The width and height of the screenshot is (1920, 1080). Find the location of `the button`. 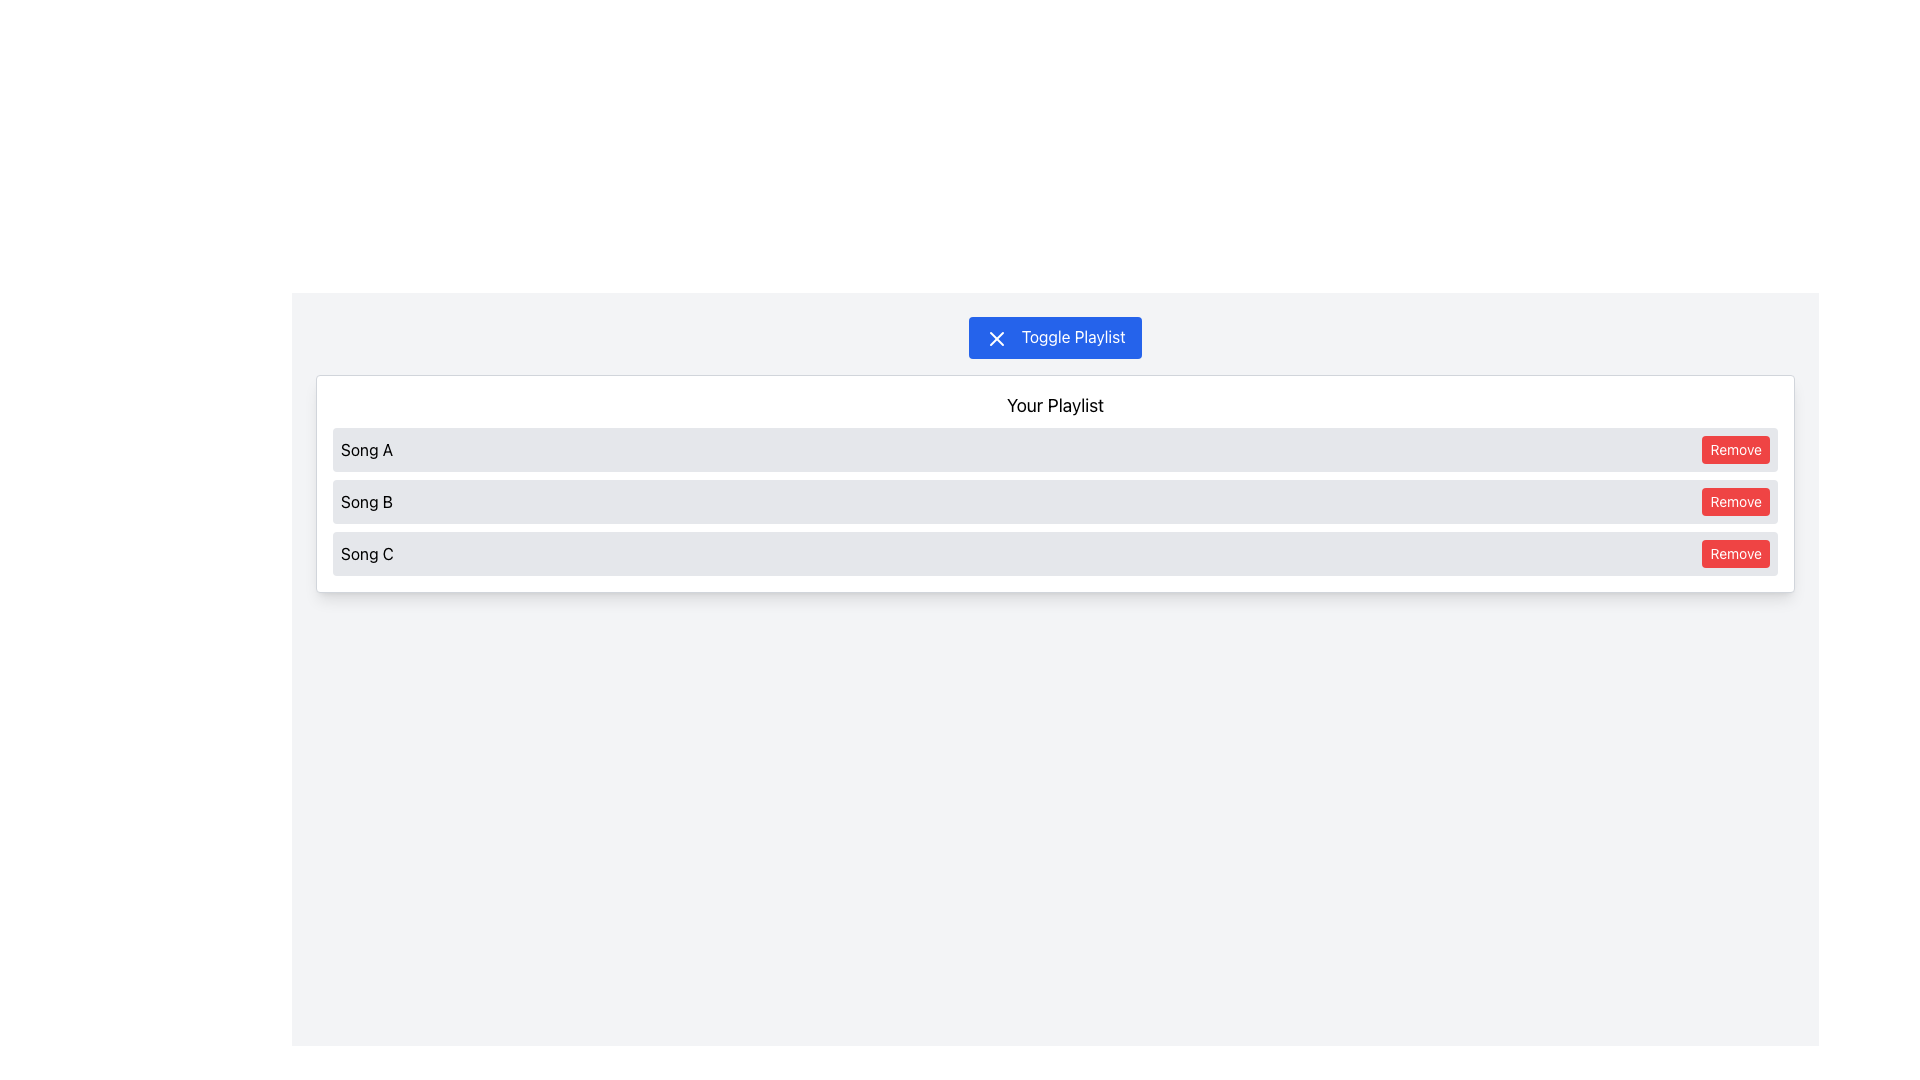

the button is located at coordinates (1735, 553).